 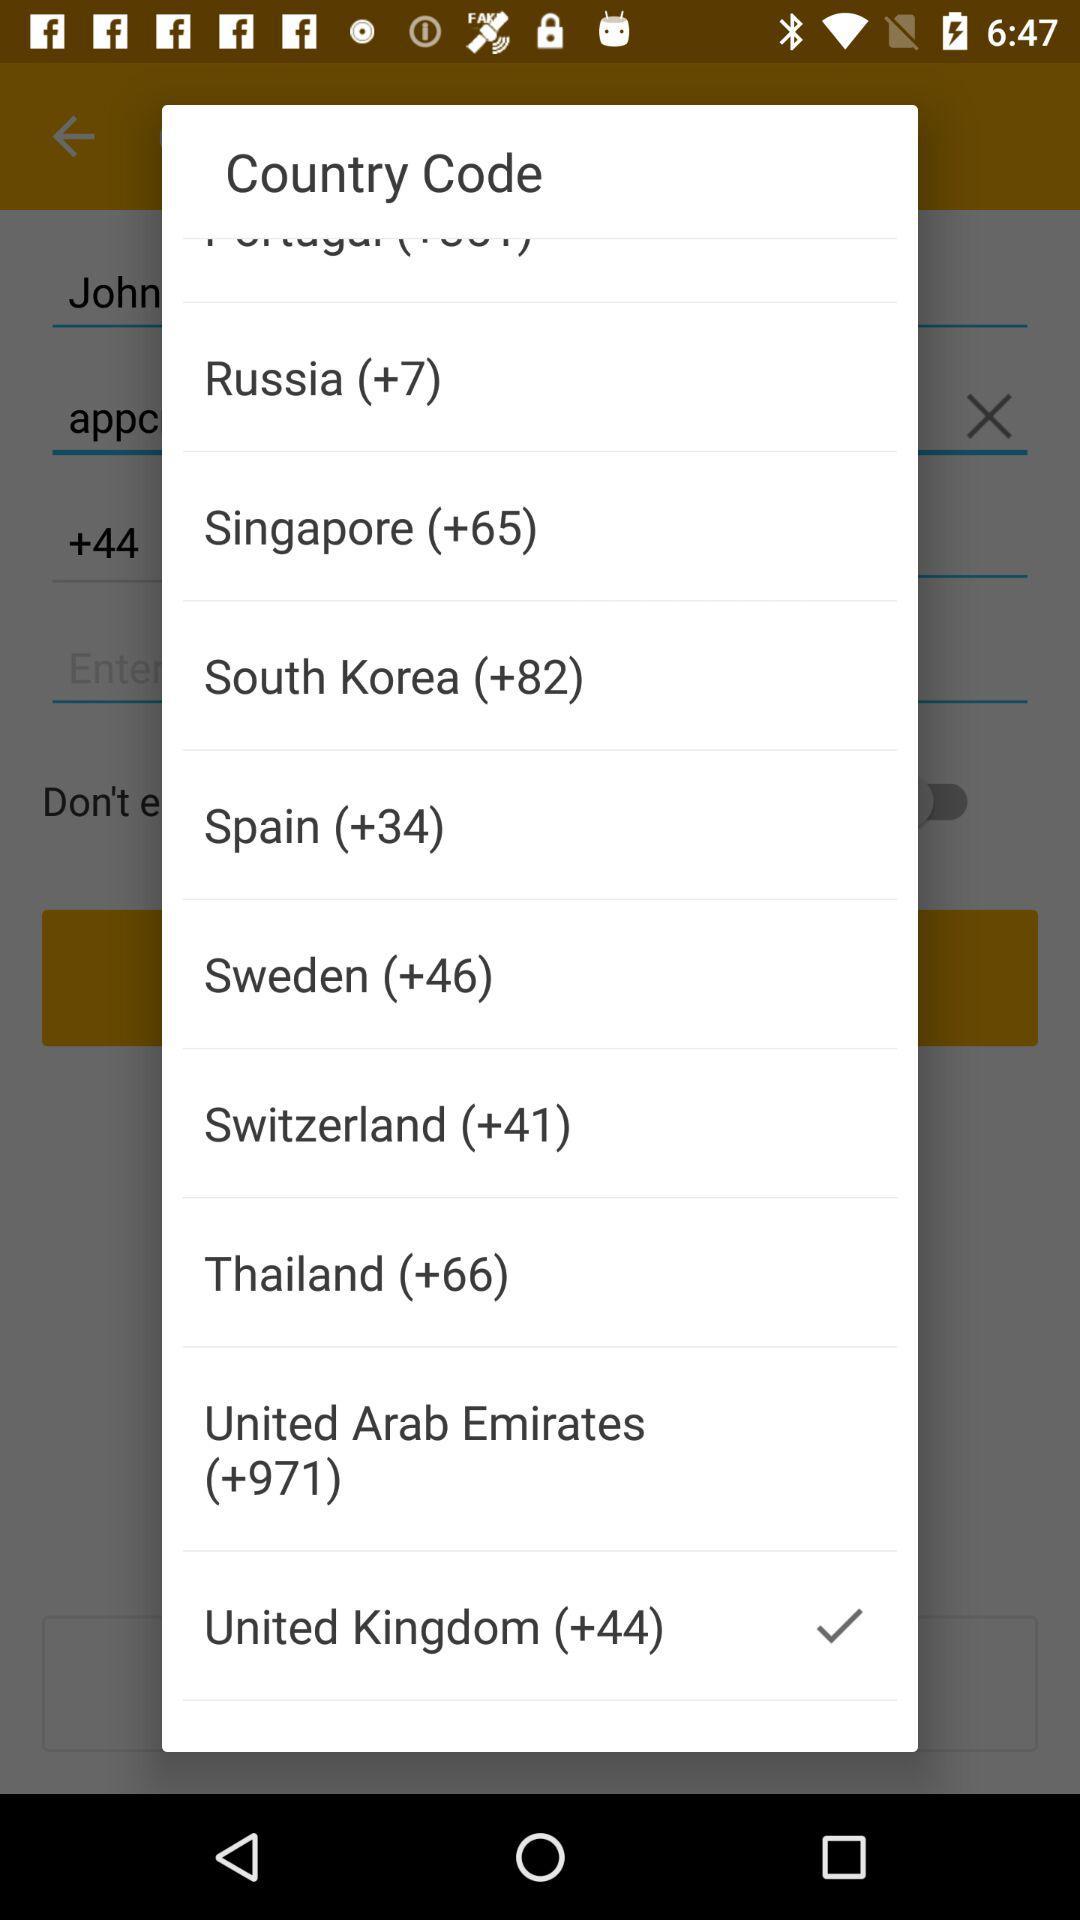 I want to click on icon next to the united kingdom (+44), so click(x=839, y=1625).